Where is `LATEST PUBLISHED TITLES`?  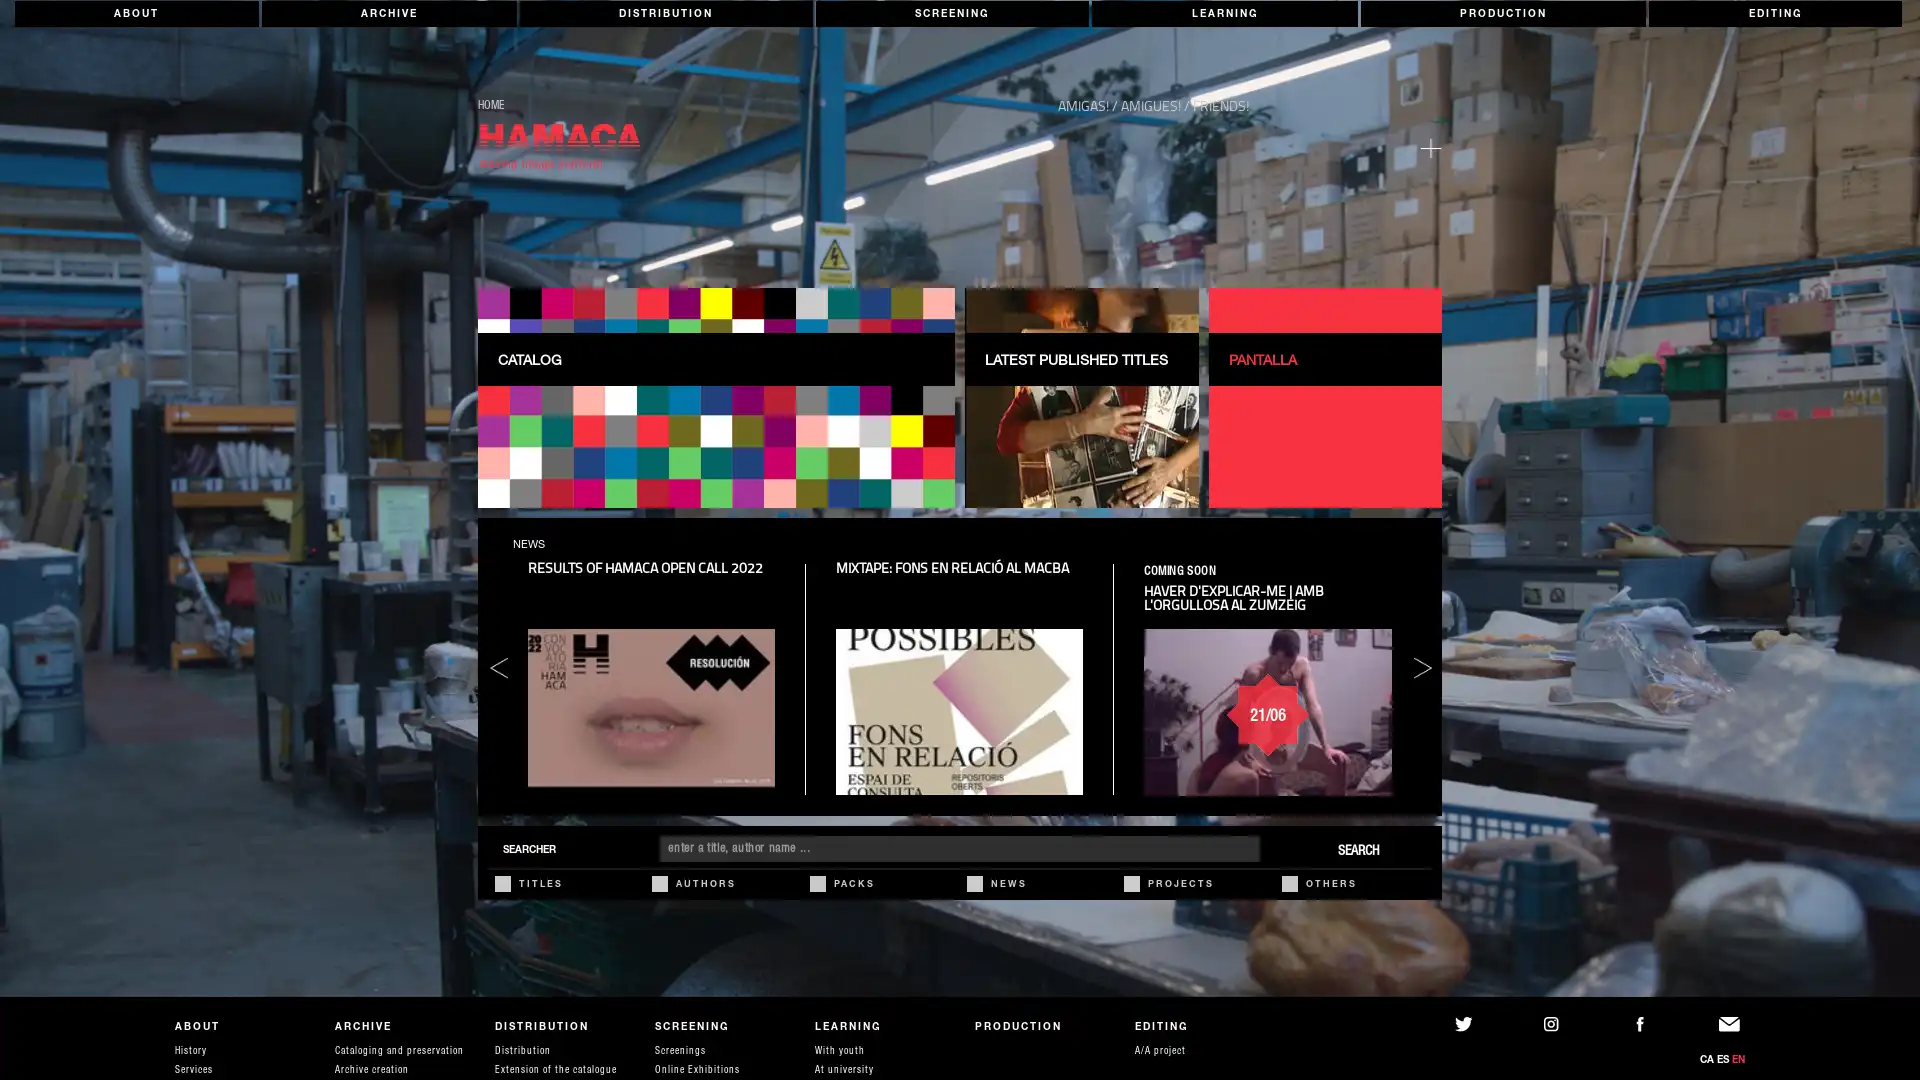 LATEST PUBLISHED TITLES is located at coordinates (1080, 397).